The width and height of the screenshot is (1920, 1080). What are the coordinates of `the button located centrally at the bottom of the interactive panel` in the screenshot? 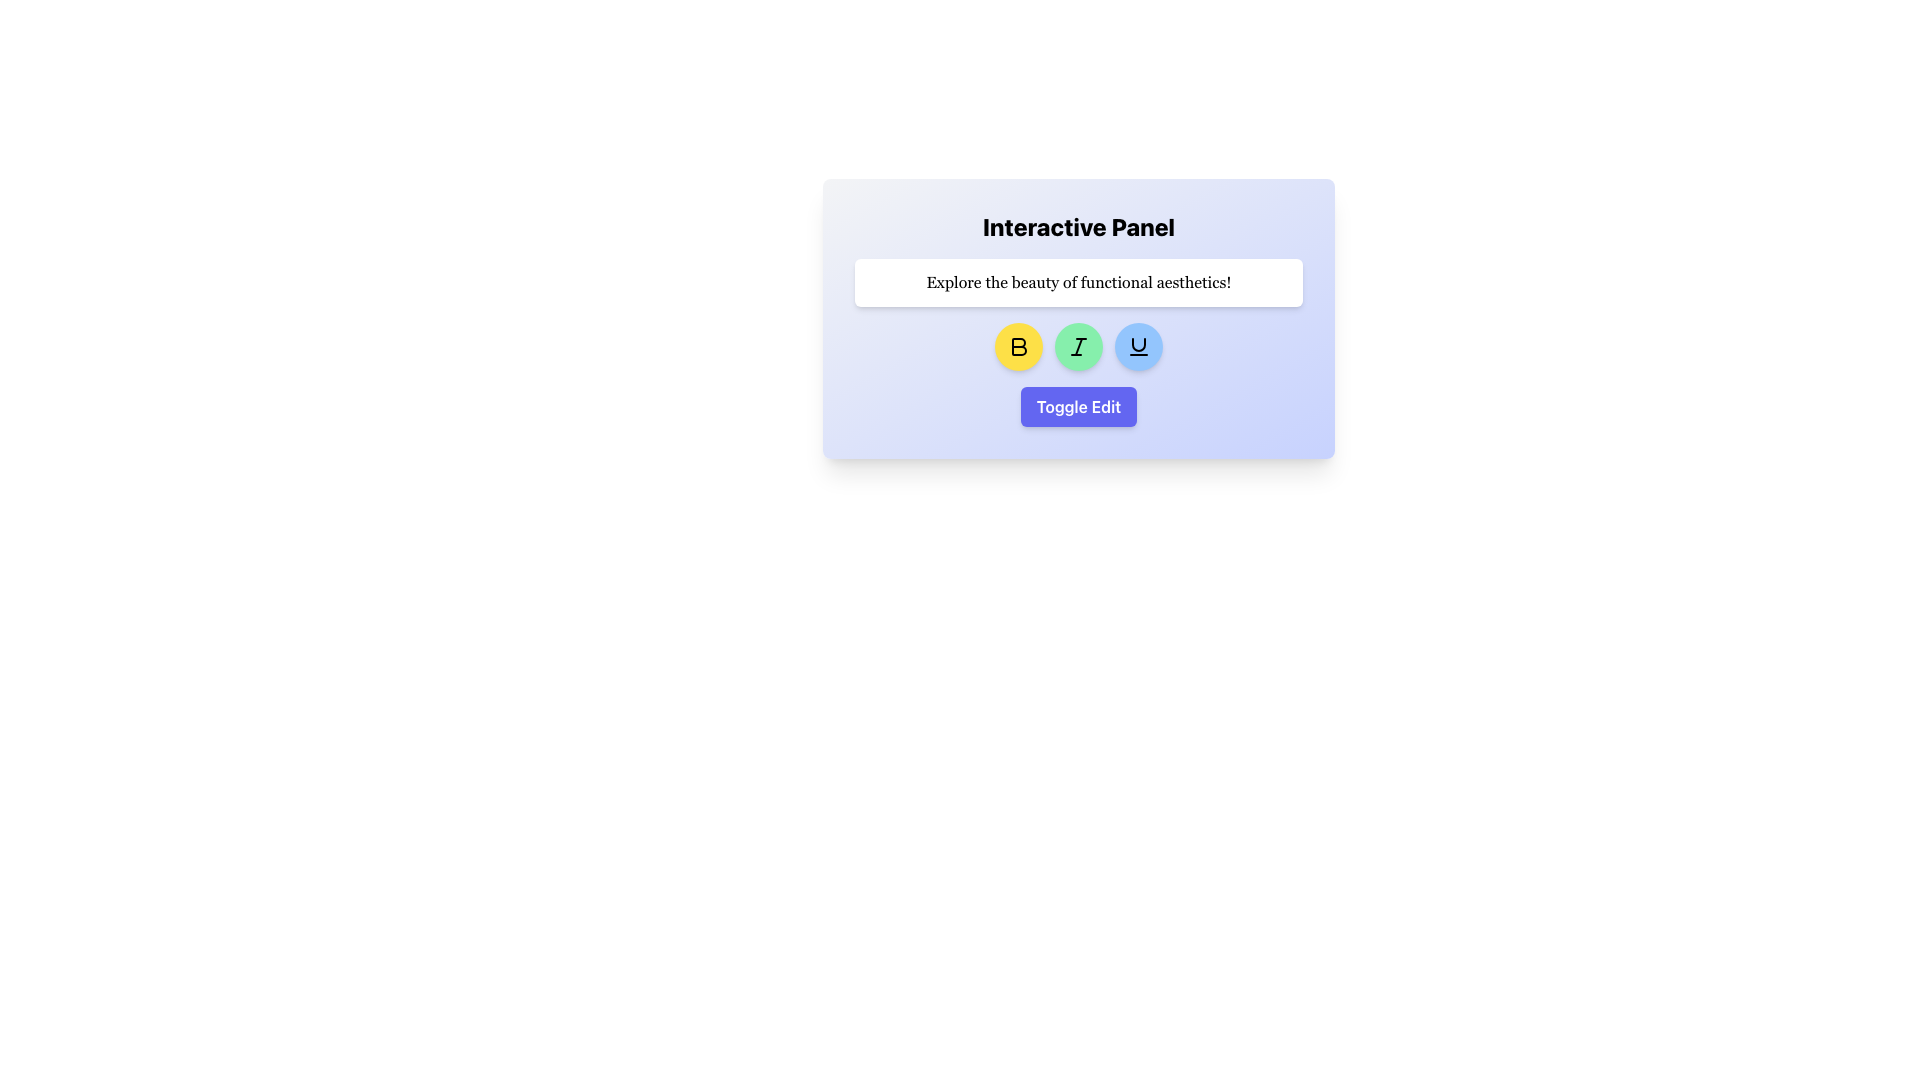 It's located at (1078, 406).